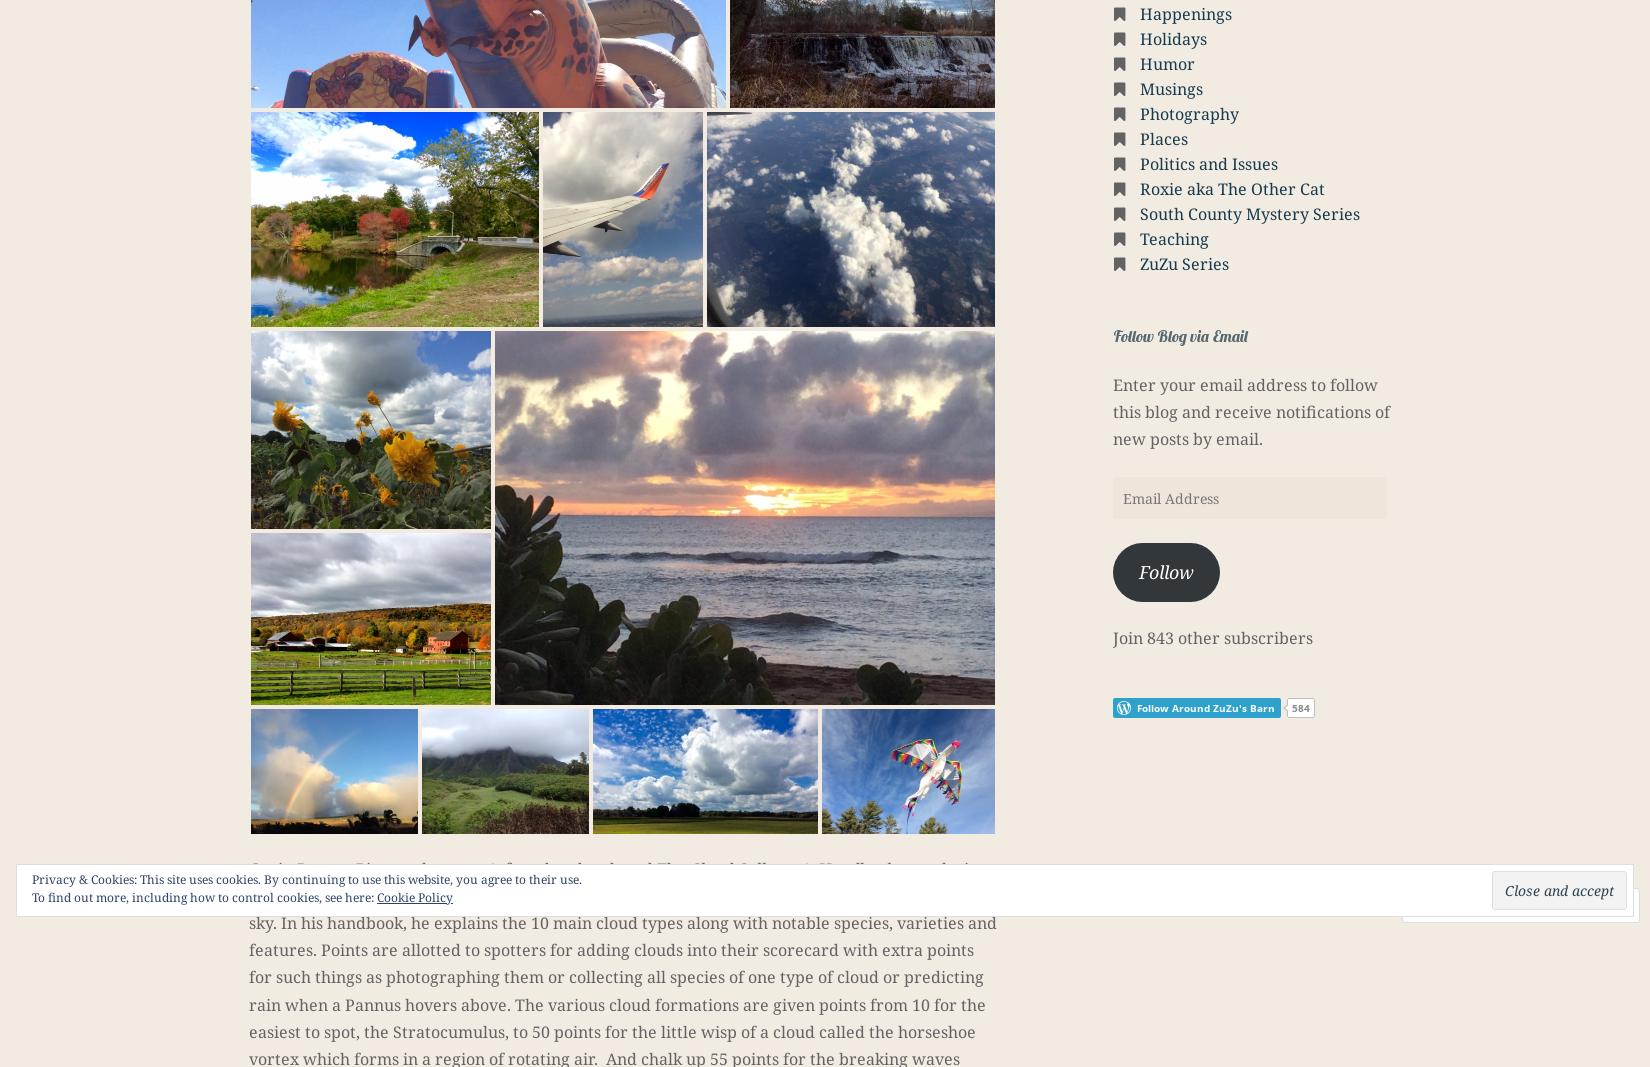  What do you see at coordinates (1249, 214) in the screenshot?
I see `'South County Mystery Series'` at bounding box center [1249, 214].